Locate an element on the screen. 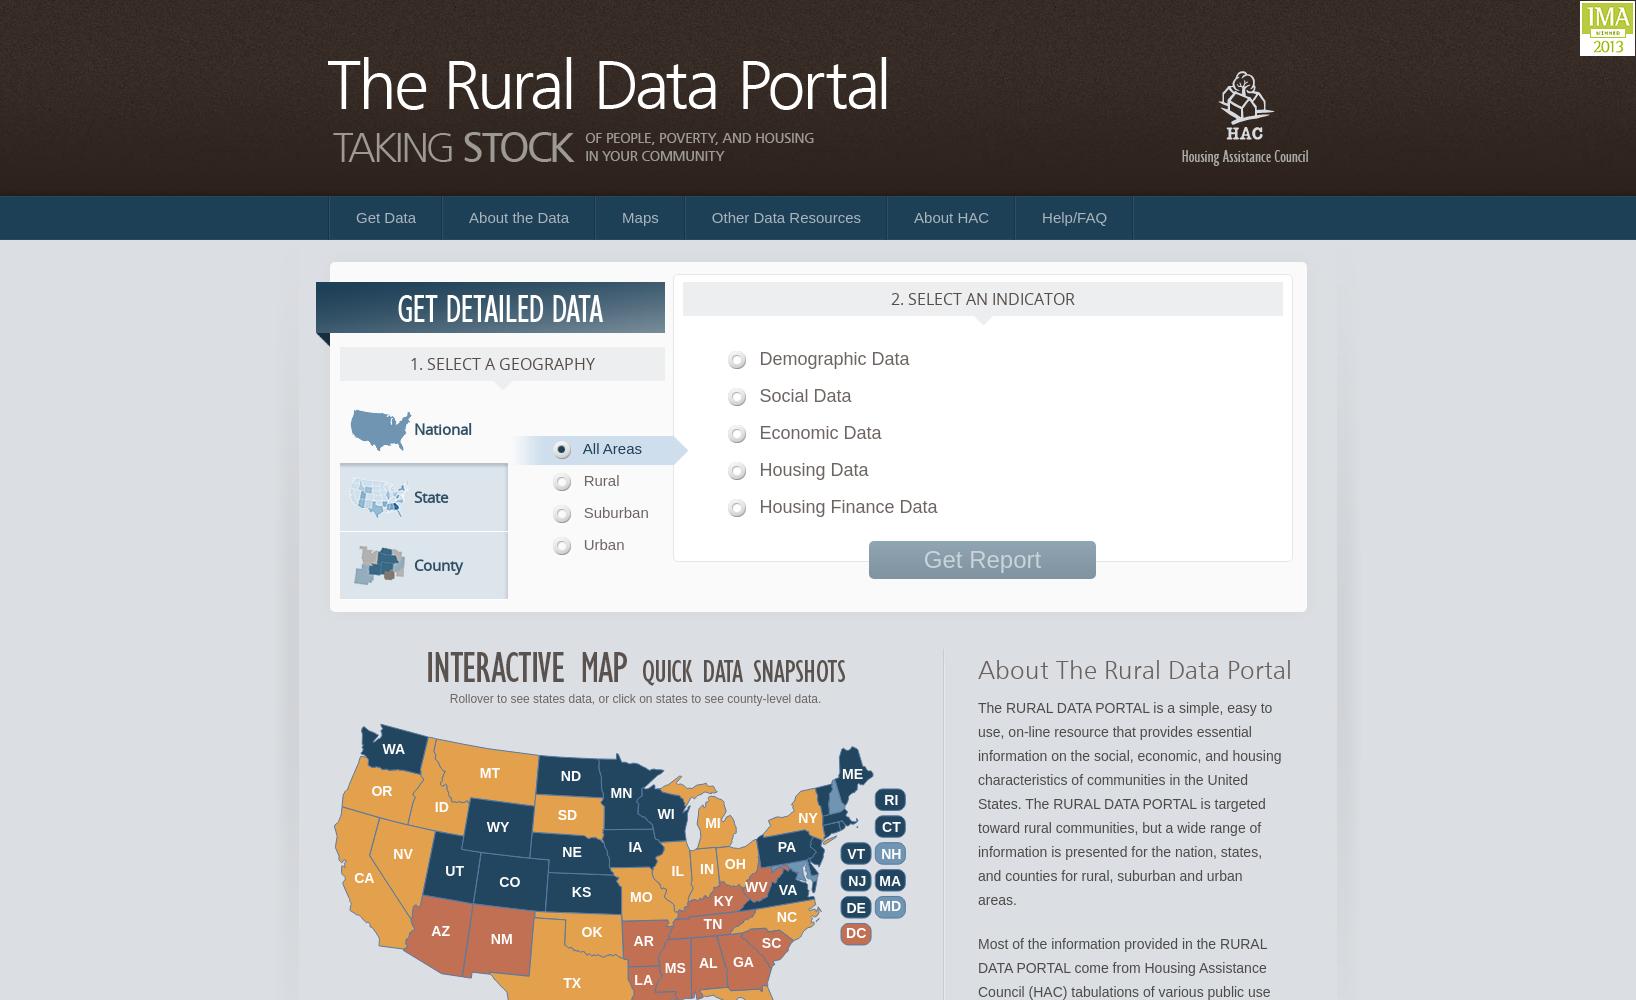  'TX' is located at coordinates (570, 981).